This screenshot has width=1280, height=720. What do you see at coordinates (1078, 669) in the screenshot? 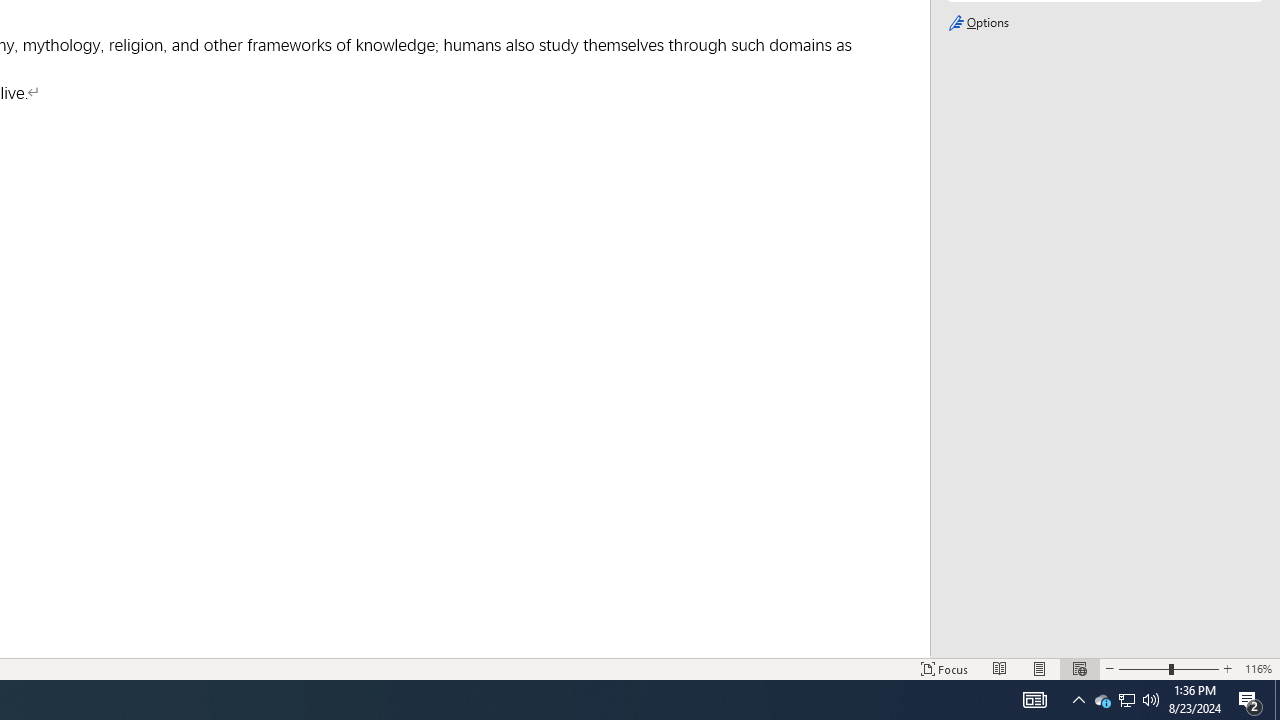
I see `'Web Layout'` at bounding box center [1078, 669].